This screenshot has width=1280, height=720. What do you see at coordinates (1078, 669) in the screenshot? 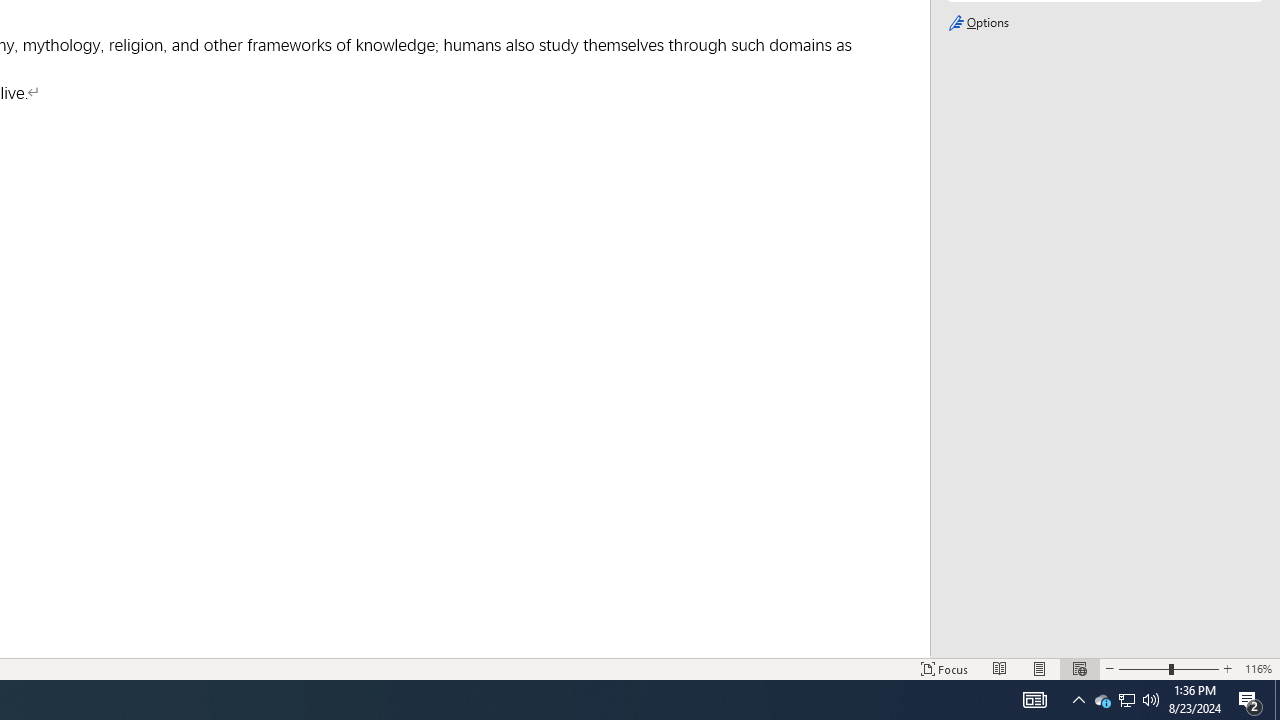
I see `'Web Layout'` at bounding box center [1078, 669].